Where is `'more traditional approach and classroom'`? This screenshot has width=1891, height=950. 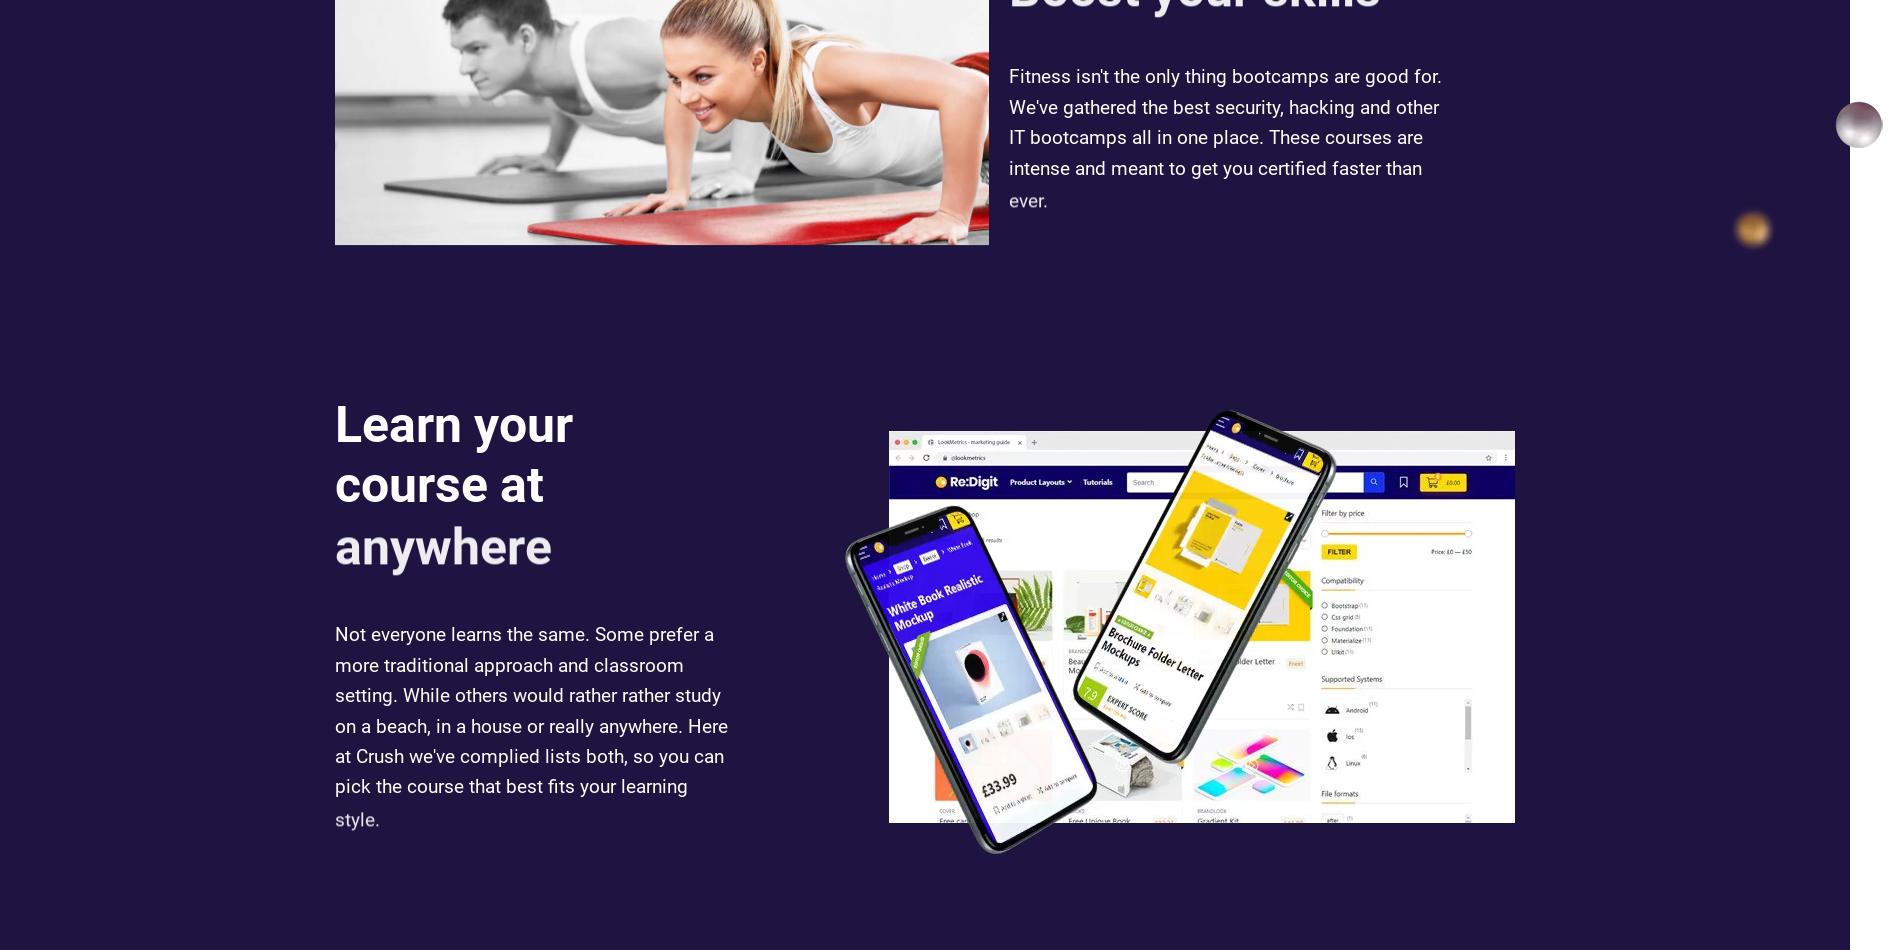
'more traditional approach and classroom' is located at coordinates (335, 667).